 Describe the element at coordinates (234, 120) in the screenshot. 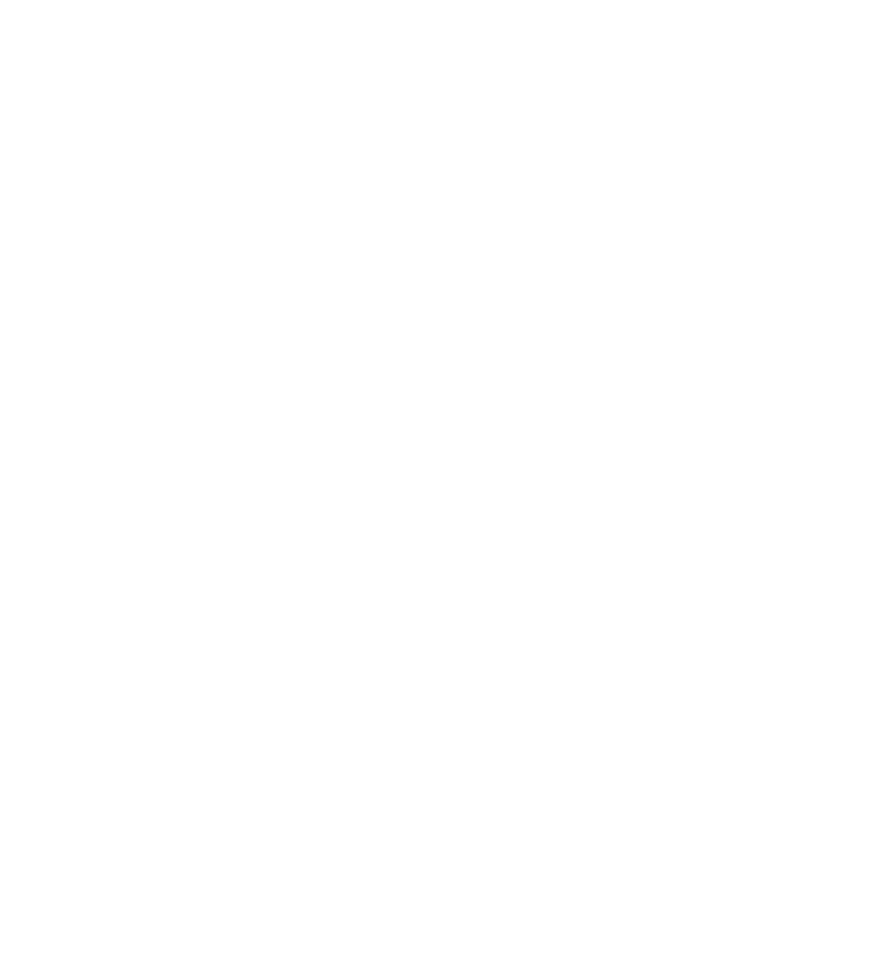

I see `'Blogs'` at that location.